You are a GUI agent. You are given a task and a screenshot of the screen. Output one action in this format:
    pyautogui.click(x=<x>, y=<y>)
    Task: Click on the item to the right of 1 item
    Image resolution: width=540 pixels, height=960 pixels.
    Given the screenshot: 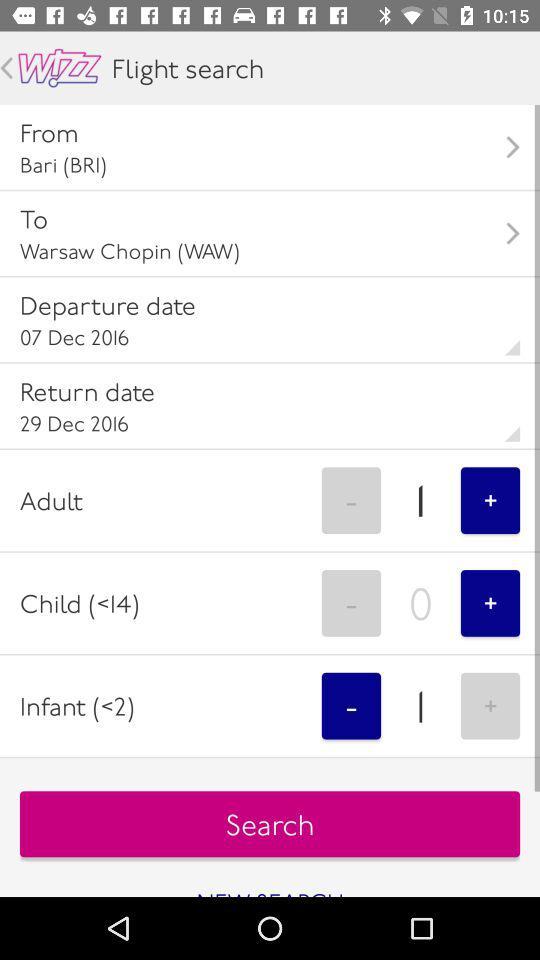 What is the action you would take?
    pyautogui.click(x=489, y=499)
    